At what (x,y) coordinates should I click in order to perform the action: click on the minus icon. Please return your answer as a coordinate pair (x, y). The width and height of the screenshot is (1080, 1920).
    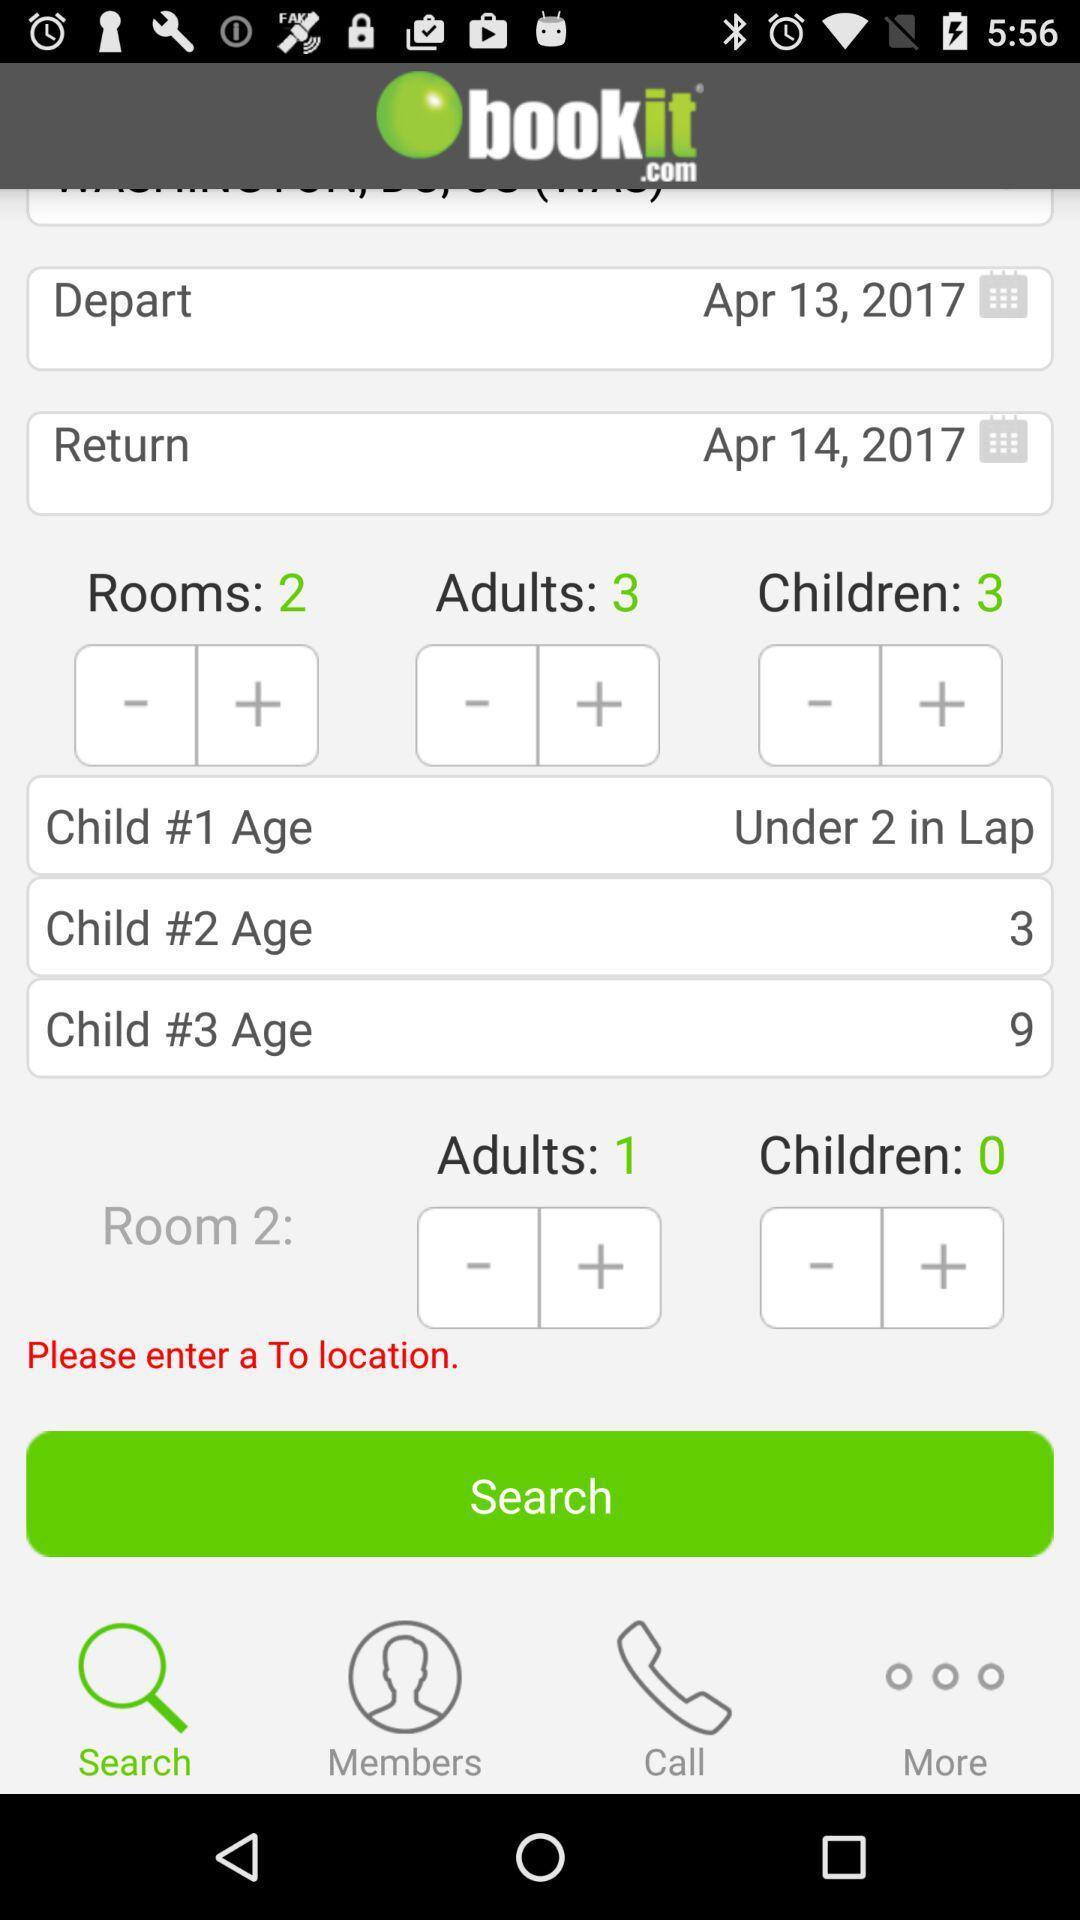
    Looking at the image, I should click on (478, 1356).